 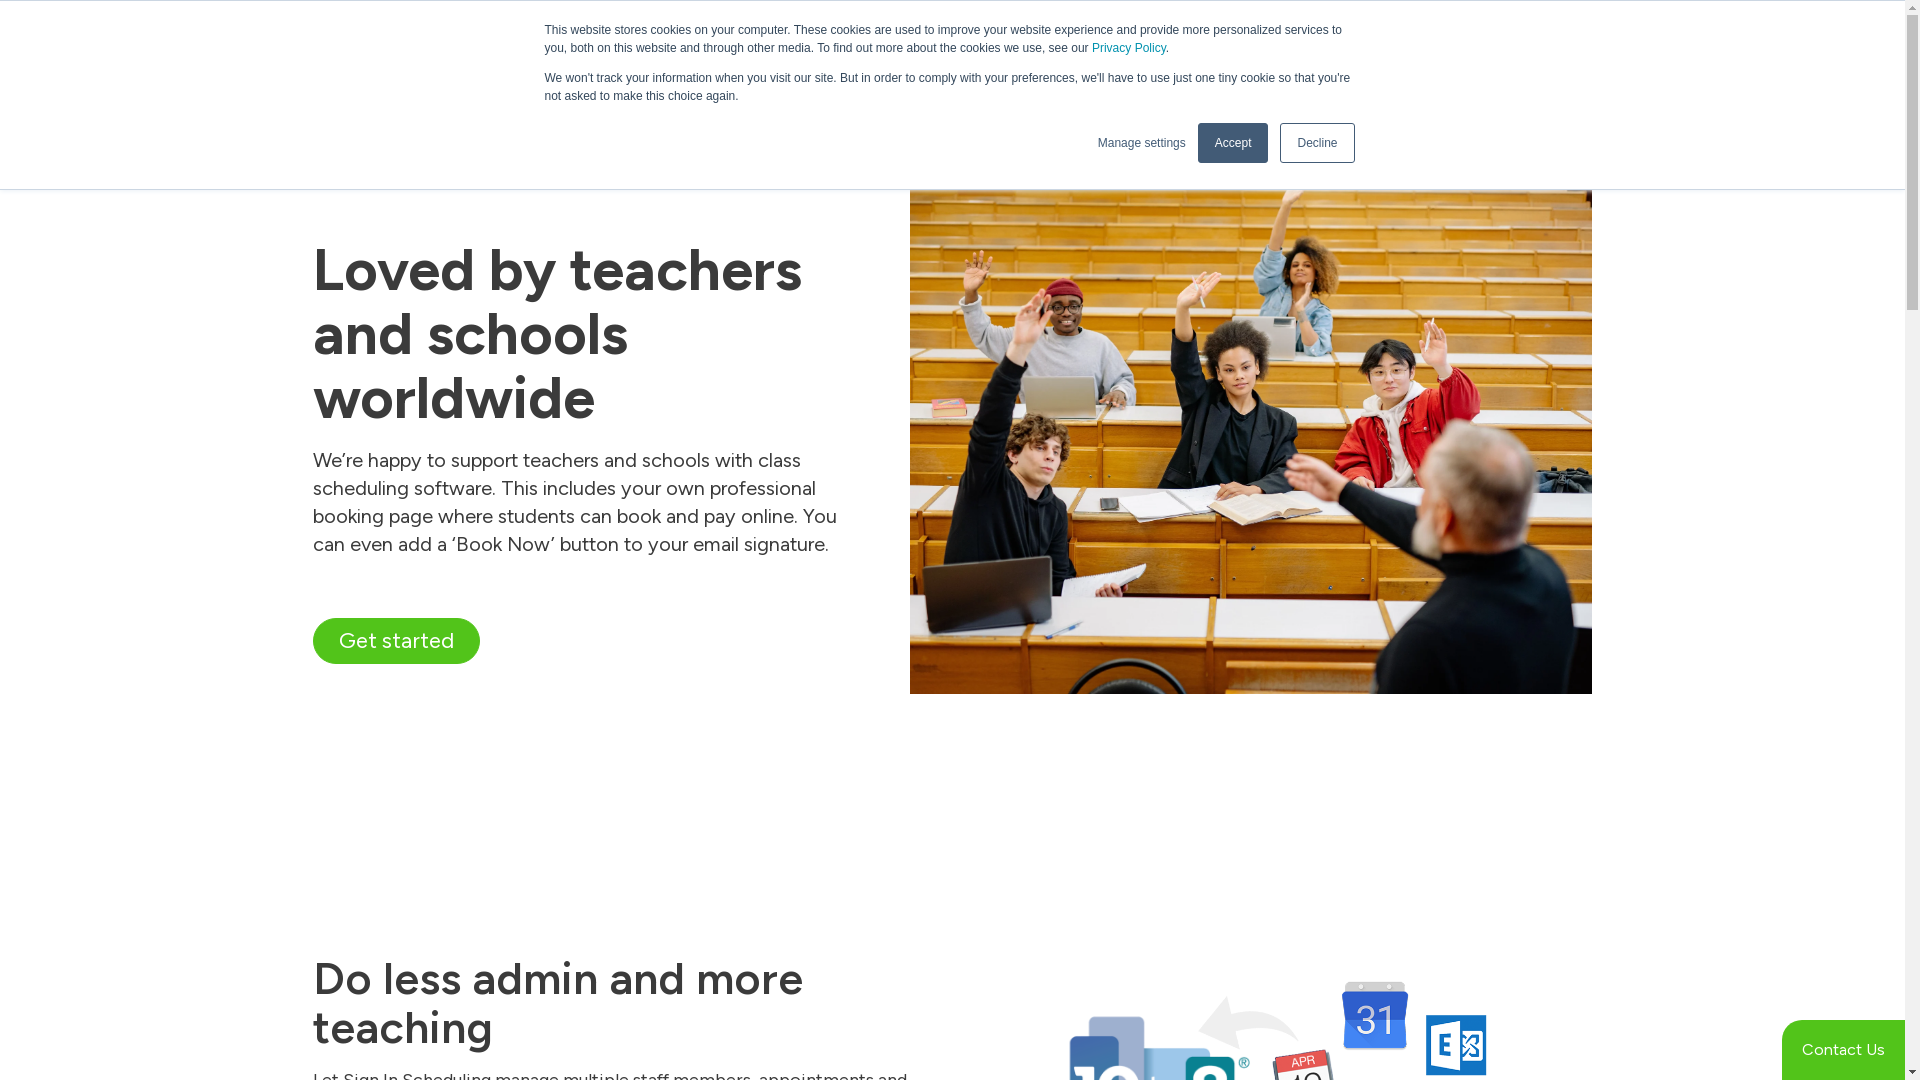 I want to click on 'Get started', so click(x=395, y=641).